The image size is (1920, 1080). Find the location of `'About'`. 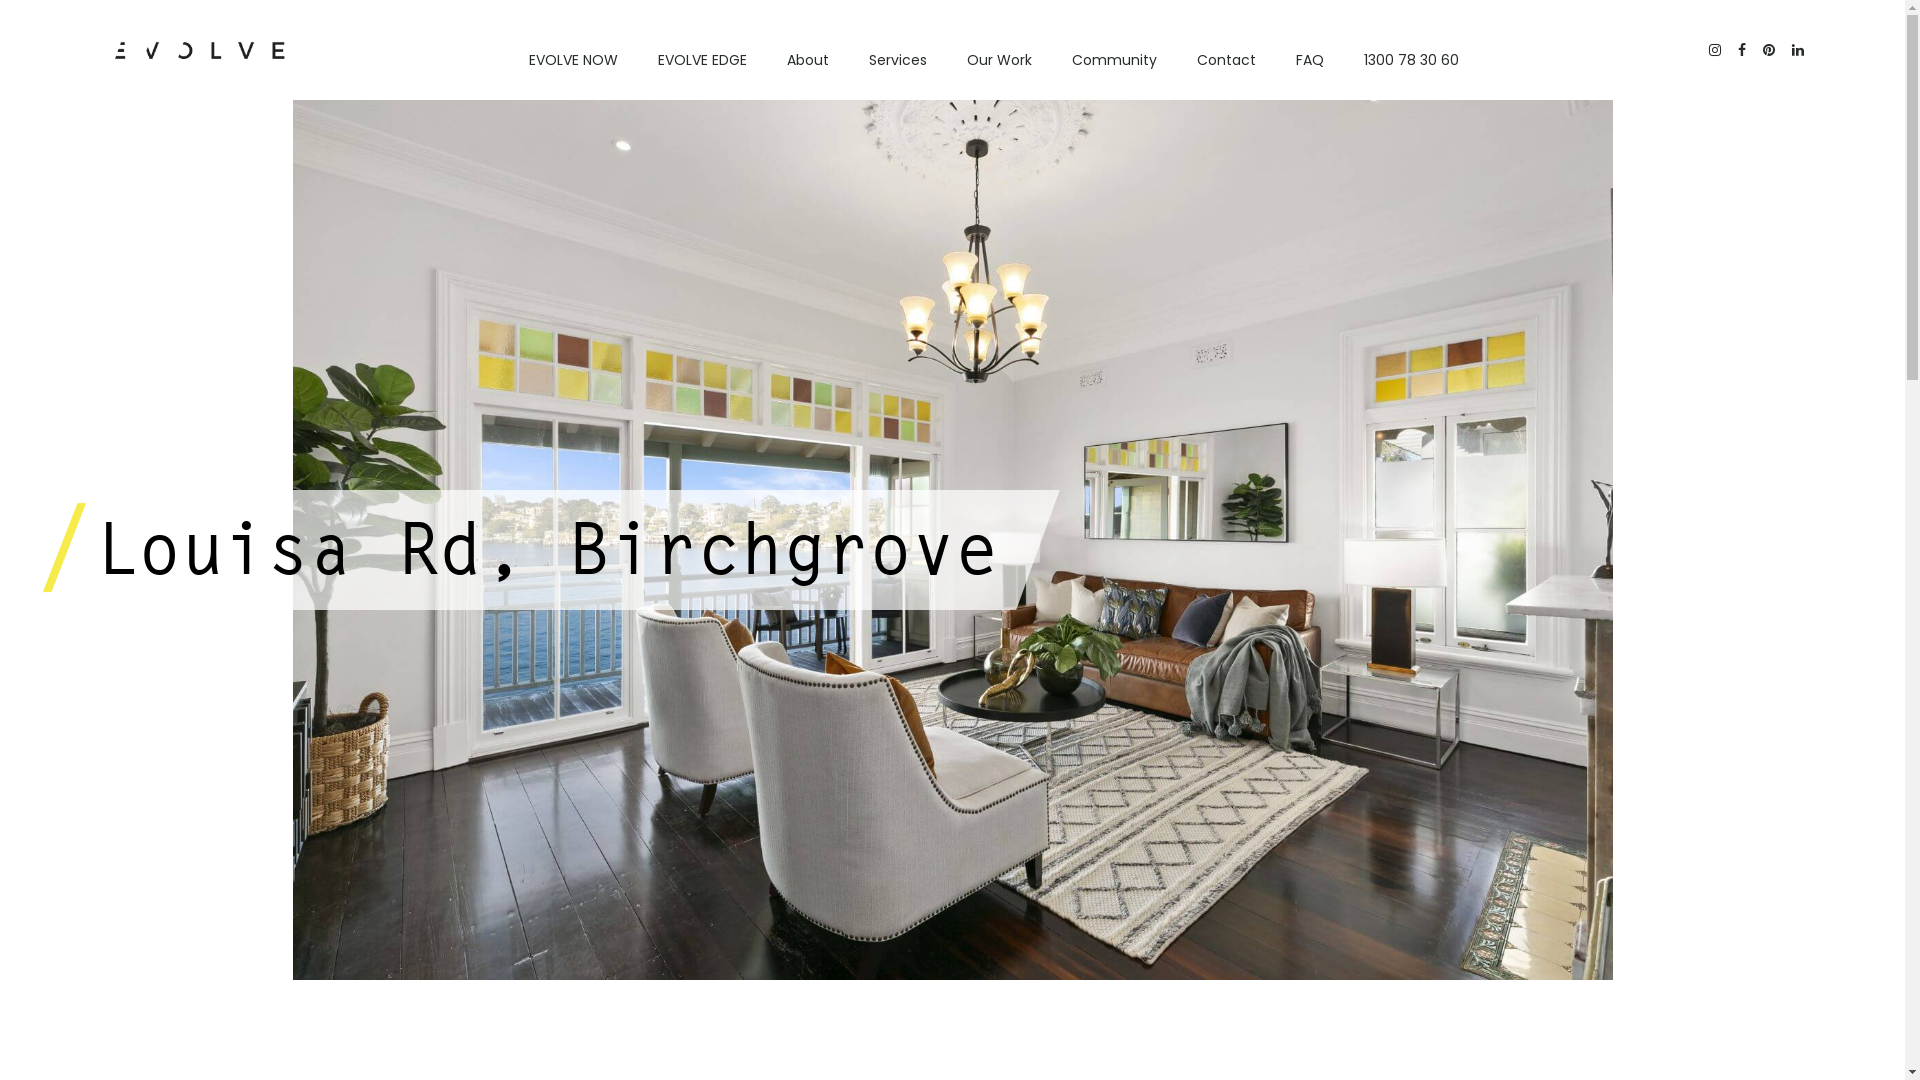

'About' is located at coordinates (807, 59).